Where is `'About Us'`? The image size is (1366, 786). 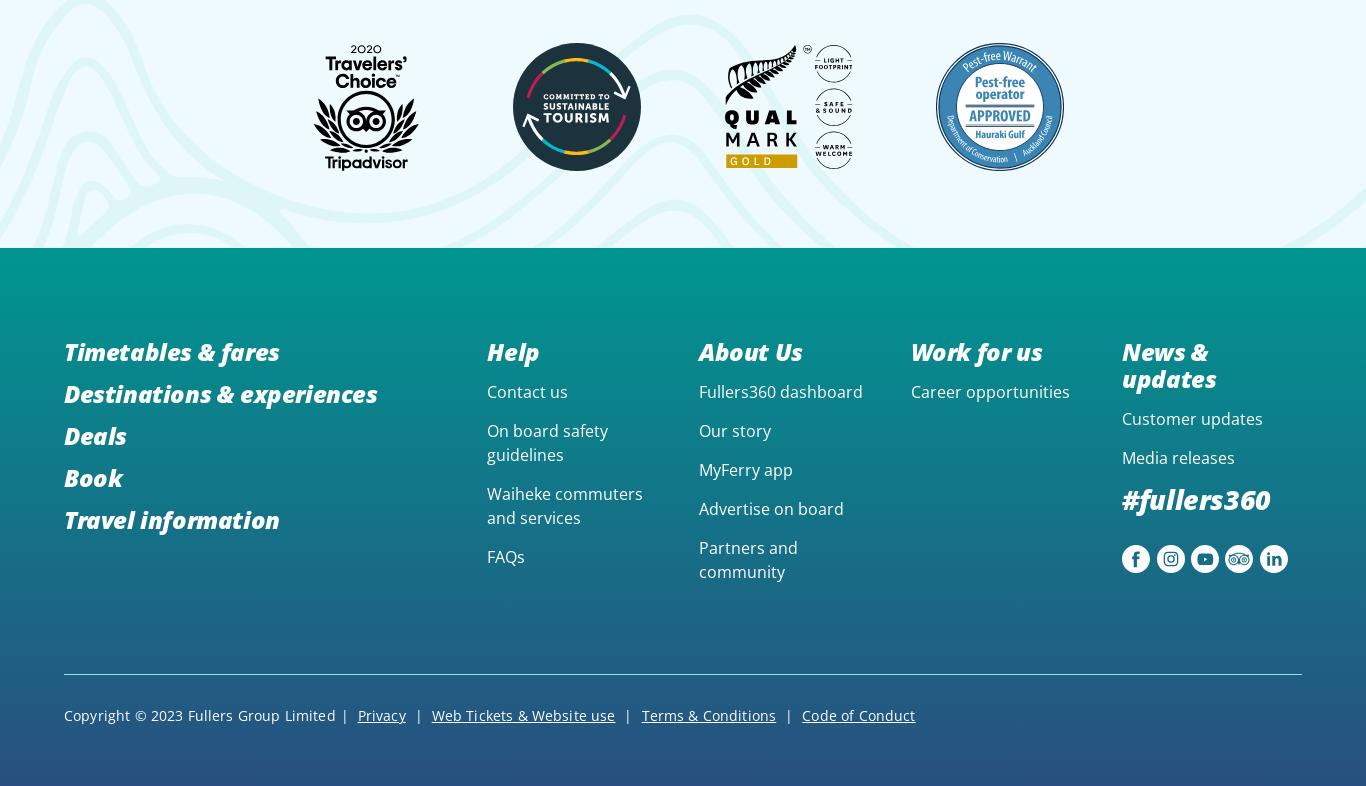 'About Us' is located at coordinates (749, 351).